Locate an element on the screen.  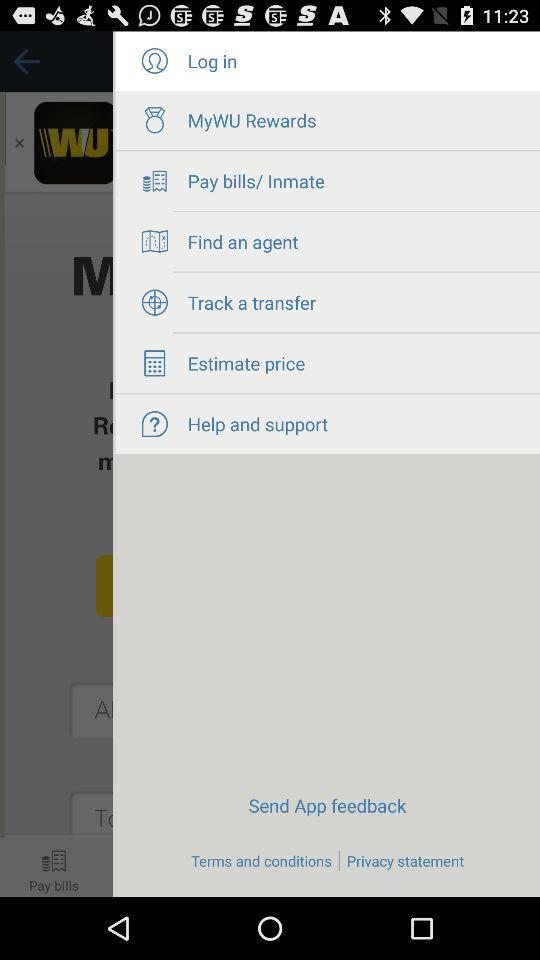
check user profile is located at coordinates (153, 61).